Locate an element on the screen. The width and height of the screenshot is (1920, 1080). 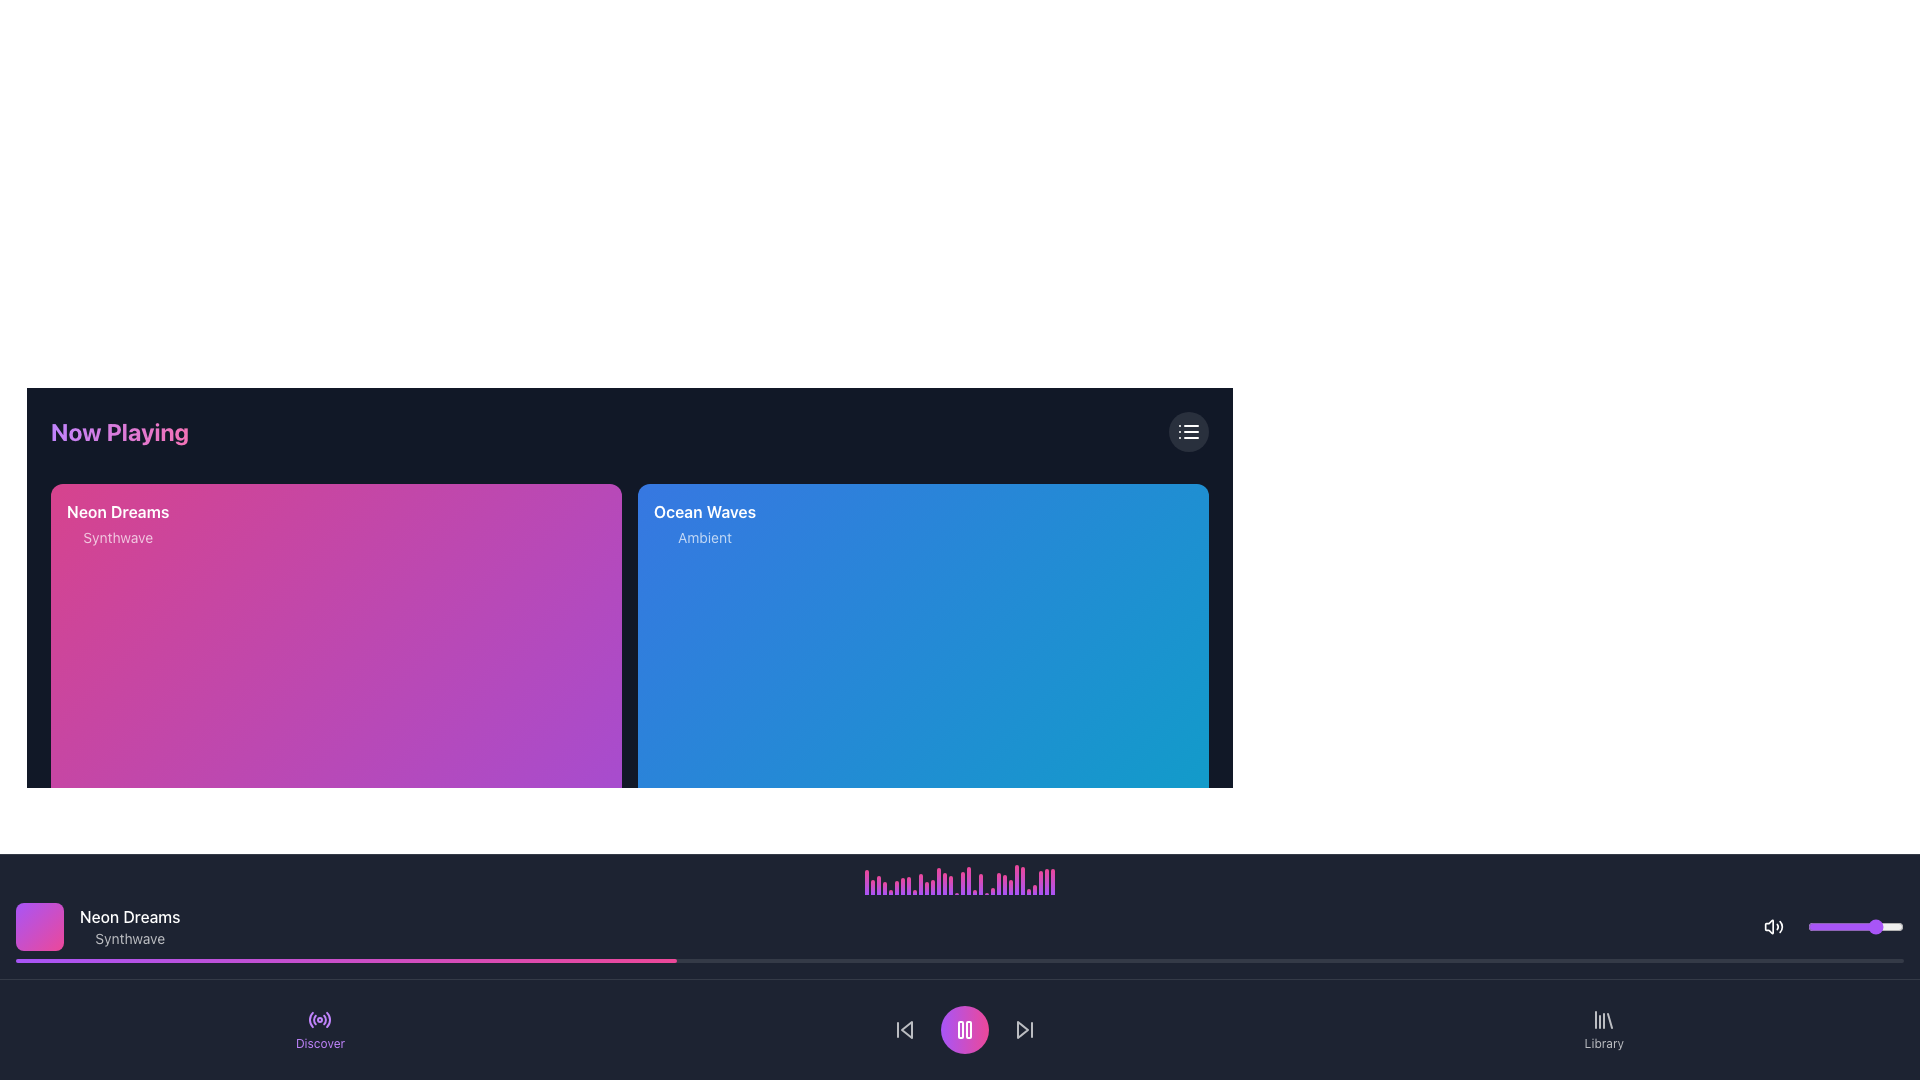
the slider is located at coordinates (1830, 926).